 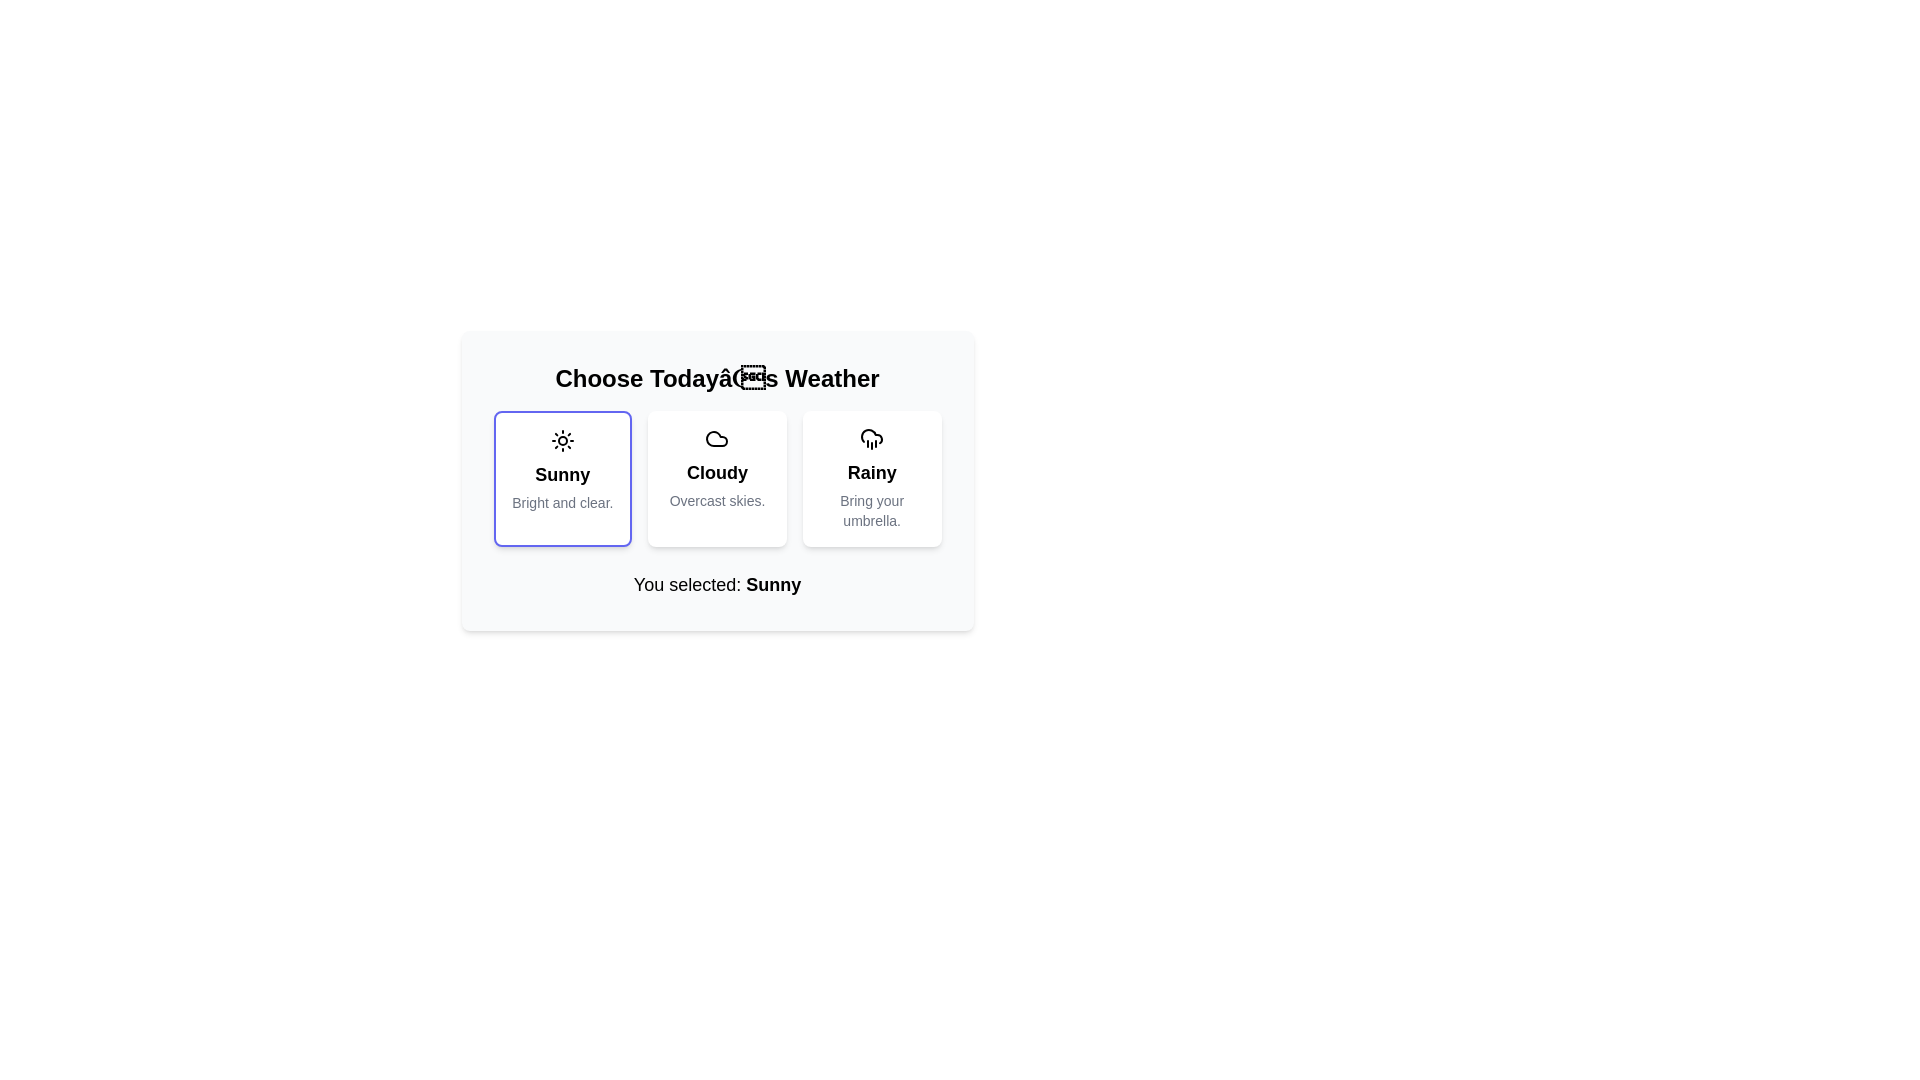 What do you see at coordinates (872, 478) in the screenshot?
I see `the 'Rainy' weather selection button located below the title 'Choose Today's Weather'` at bounding box center [872, 478].